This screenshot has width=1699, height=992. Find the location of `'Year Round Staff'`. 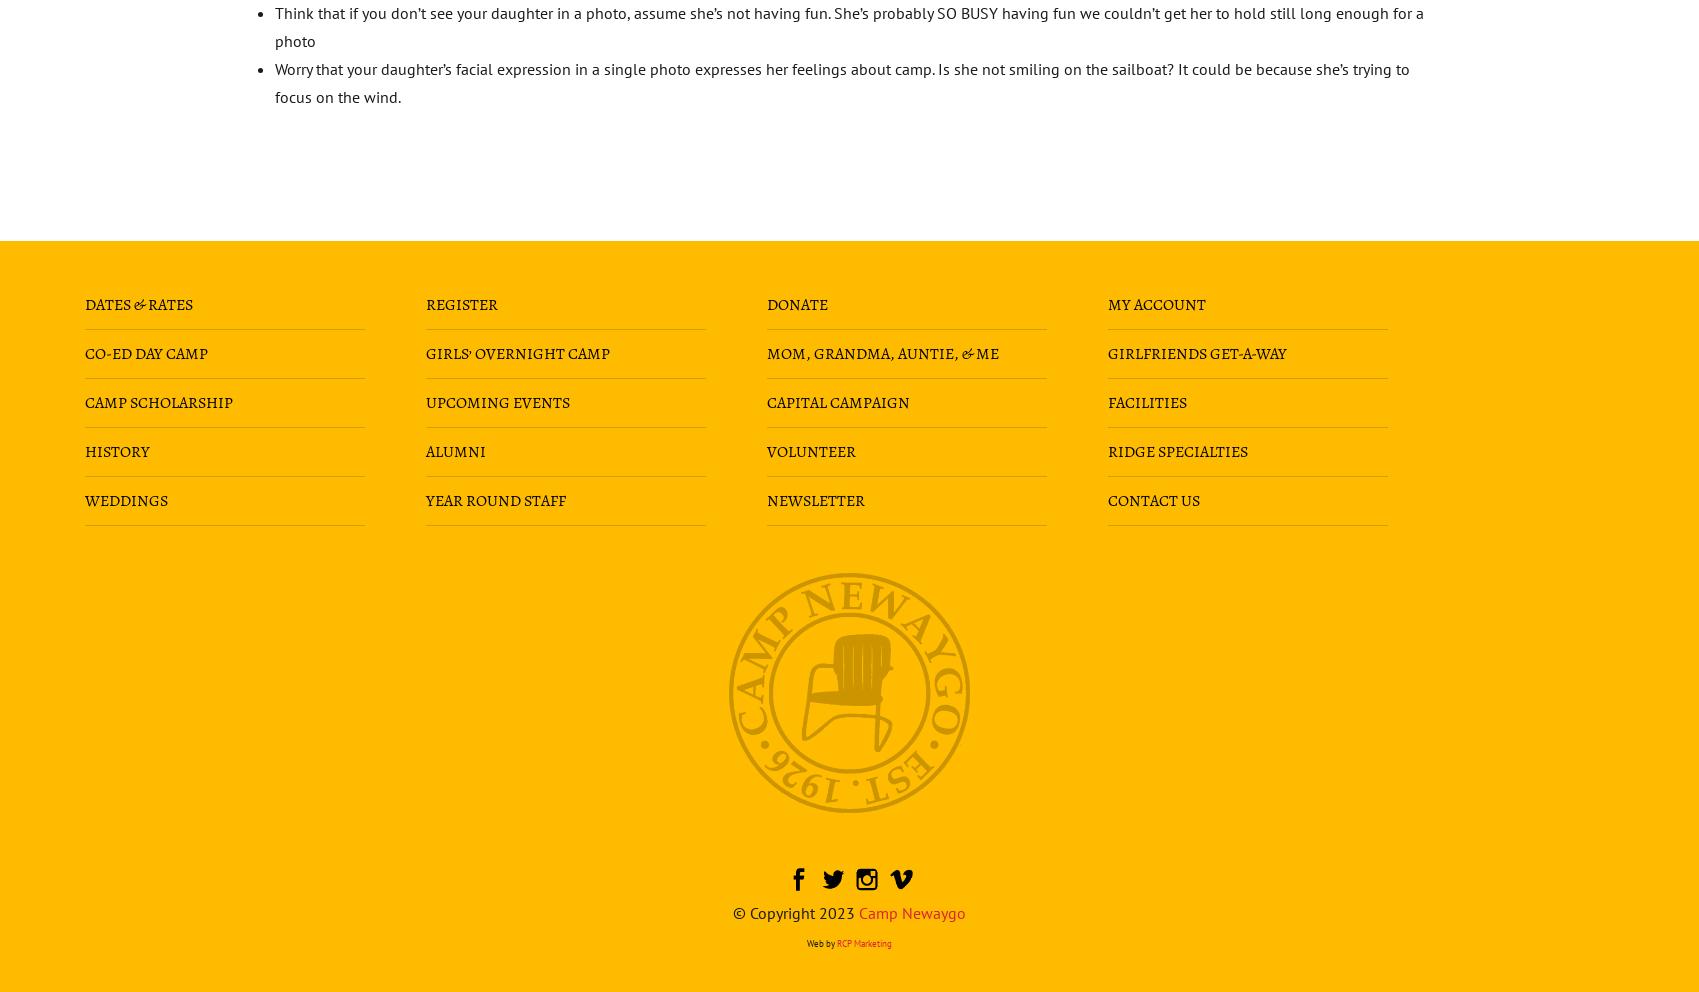

'Year Round Staff' is located at coordinates (494, 498).